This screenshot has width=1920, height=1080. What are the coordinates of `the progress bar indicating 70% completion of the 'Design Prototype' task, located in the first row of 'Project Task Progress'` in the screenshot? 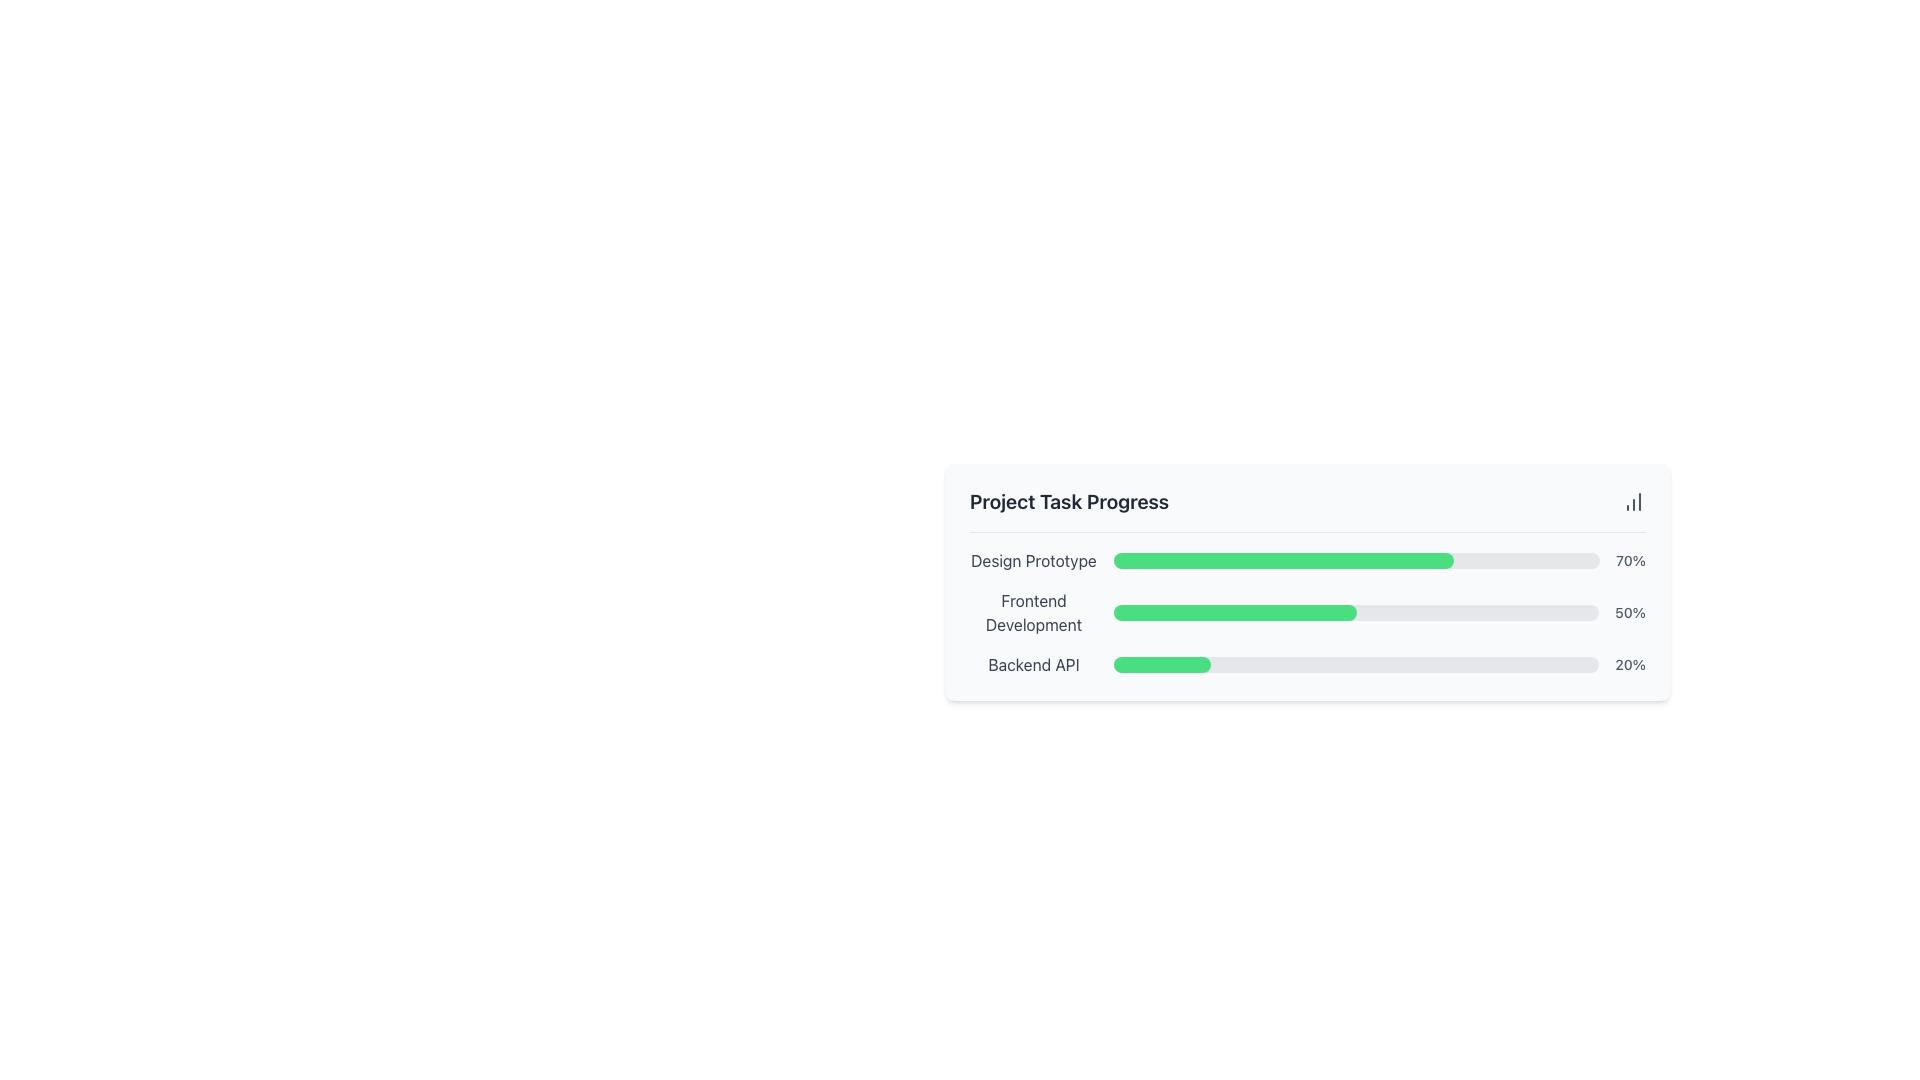 It's located at (1357, 560).